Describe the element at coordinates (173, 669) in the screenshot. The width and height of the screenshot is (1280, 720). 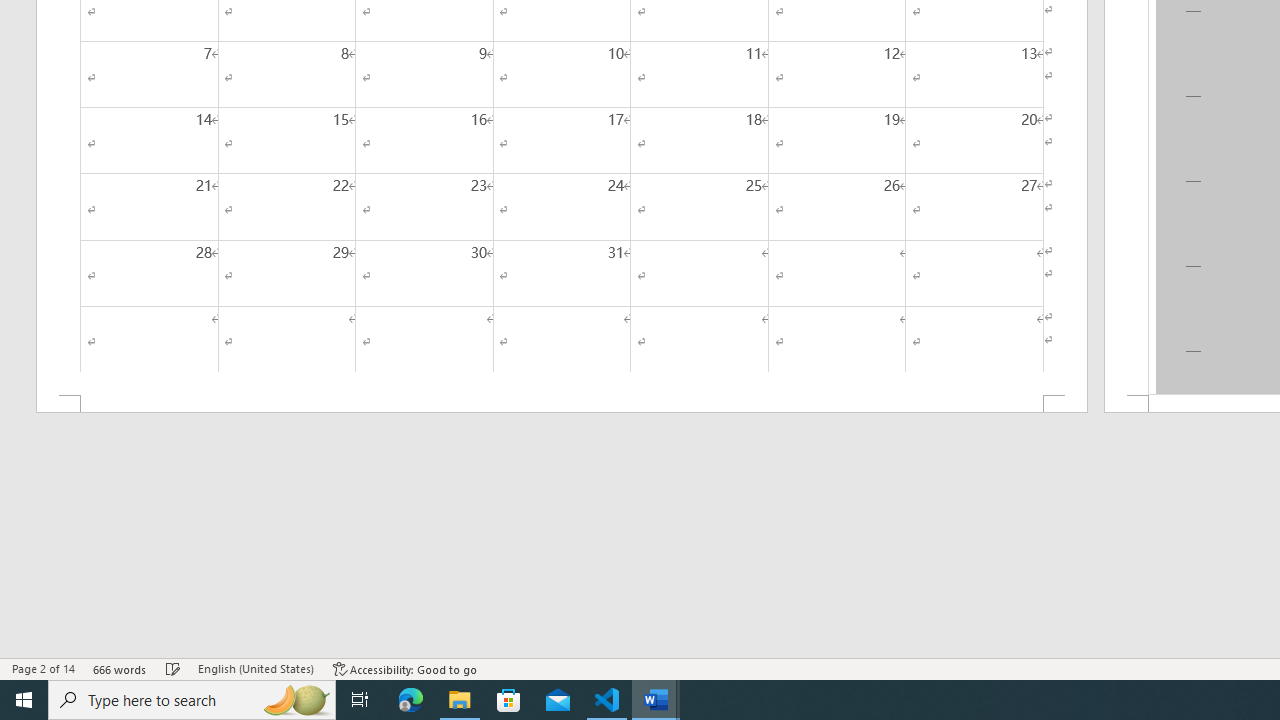
I see `'Spelling and Grammar Check Checking'` at that location.